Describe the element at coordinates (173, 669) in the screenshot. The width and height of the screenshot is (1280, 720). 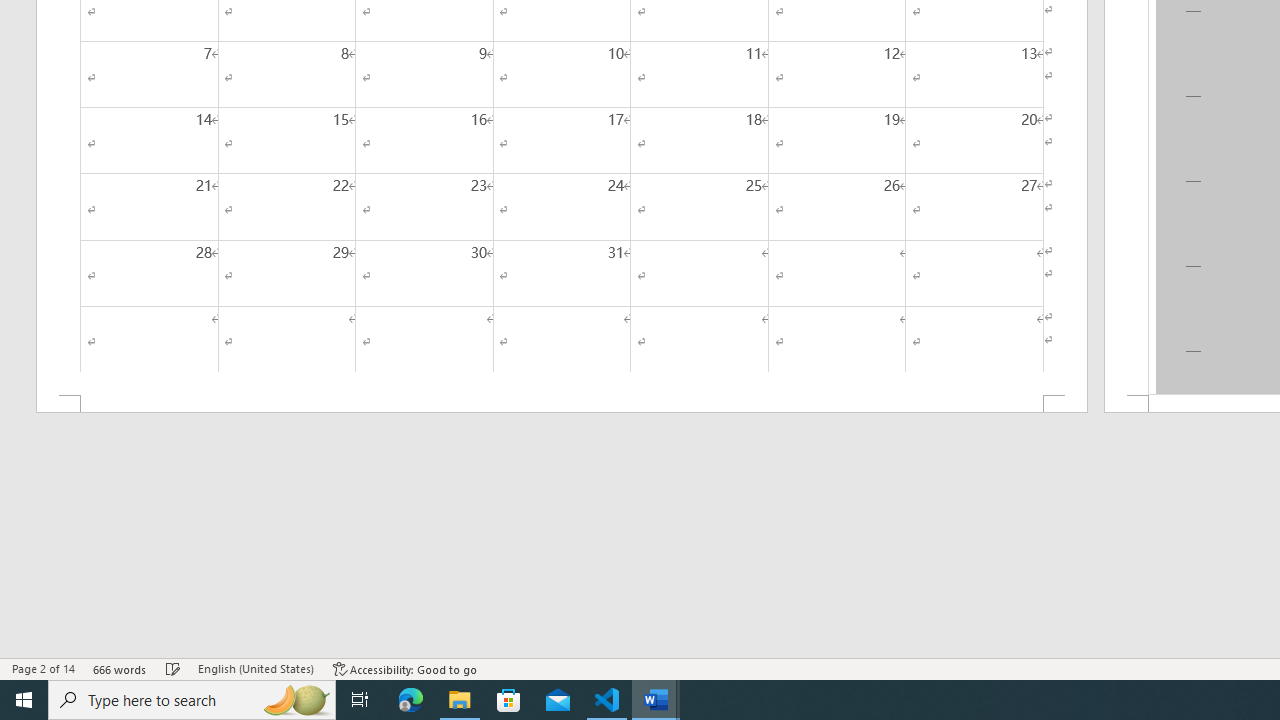
I see `'Spelling and Grammar Check Checking'` at that location.